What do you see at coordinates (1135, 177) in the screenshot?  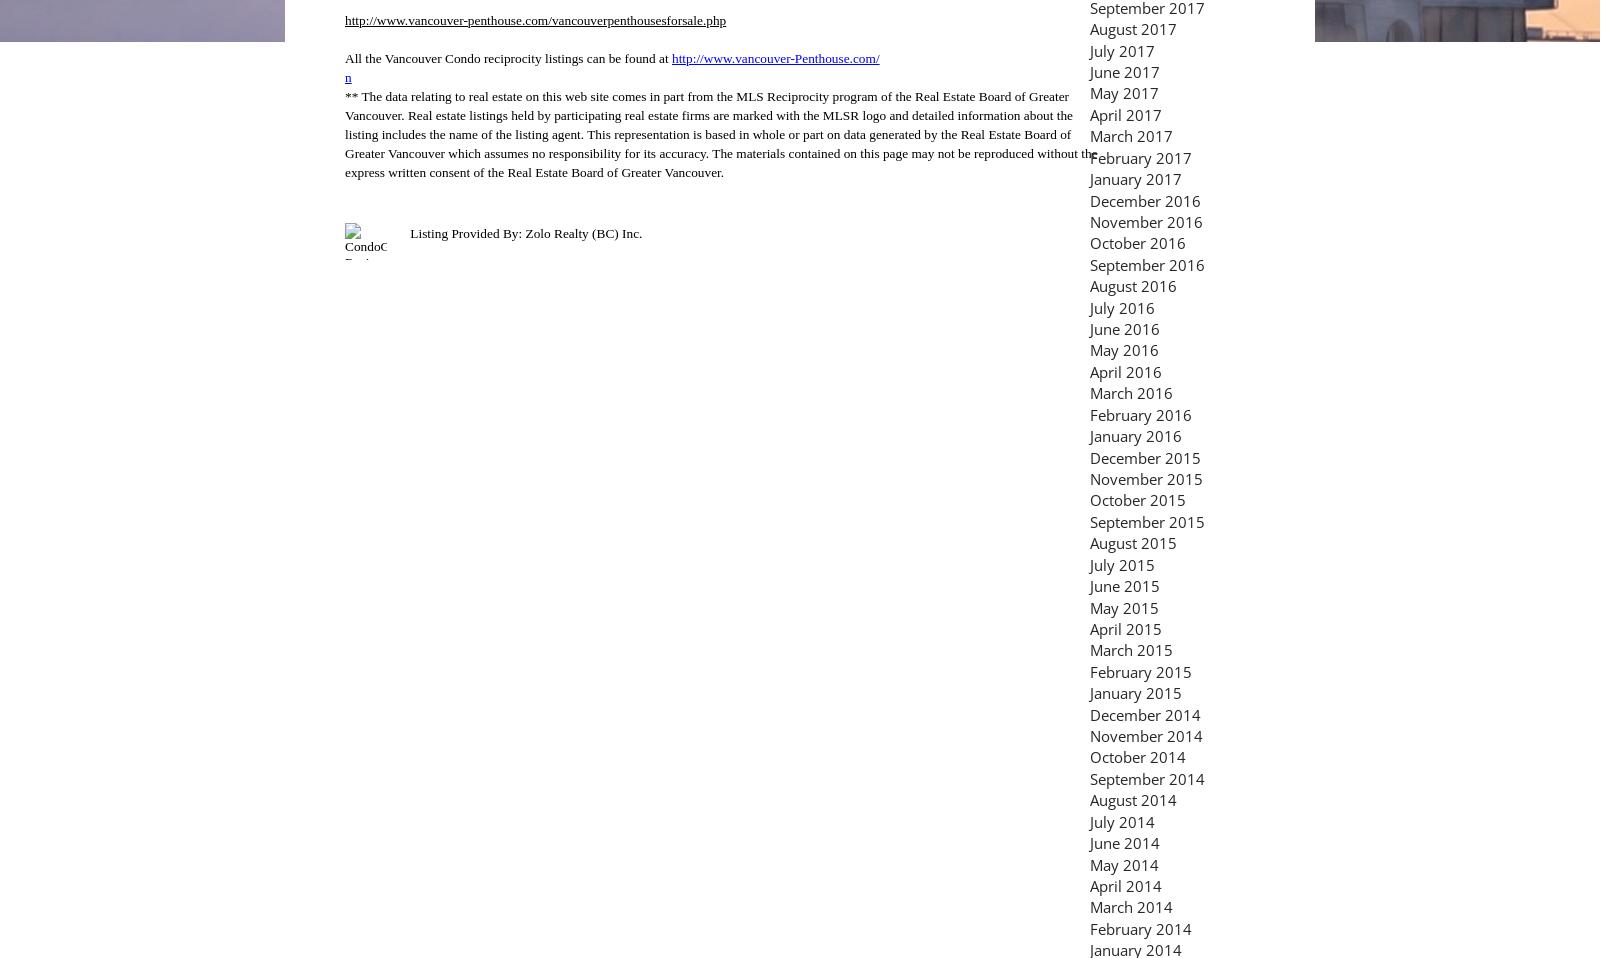 I see `'January 2017'` at bounding box center [1135, 177].